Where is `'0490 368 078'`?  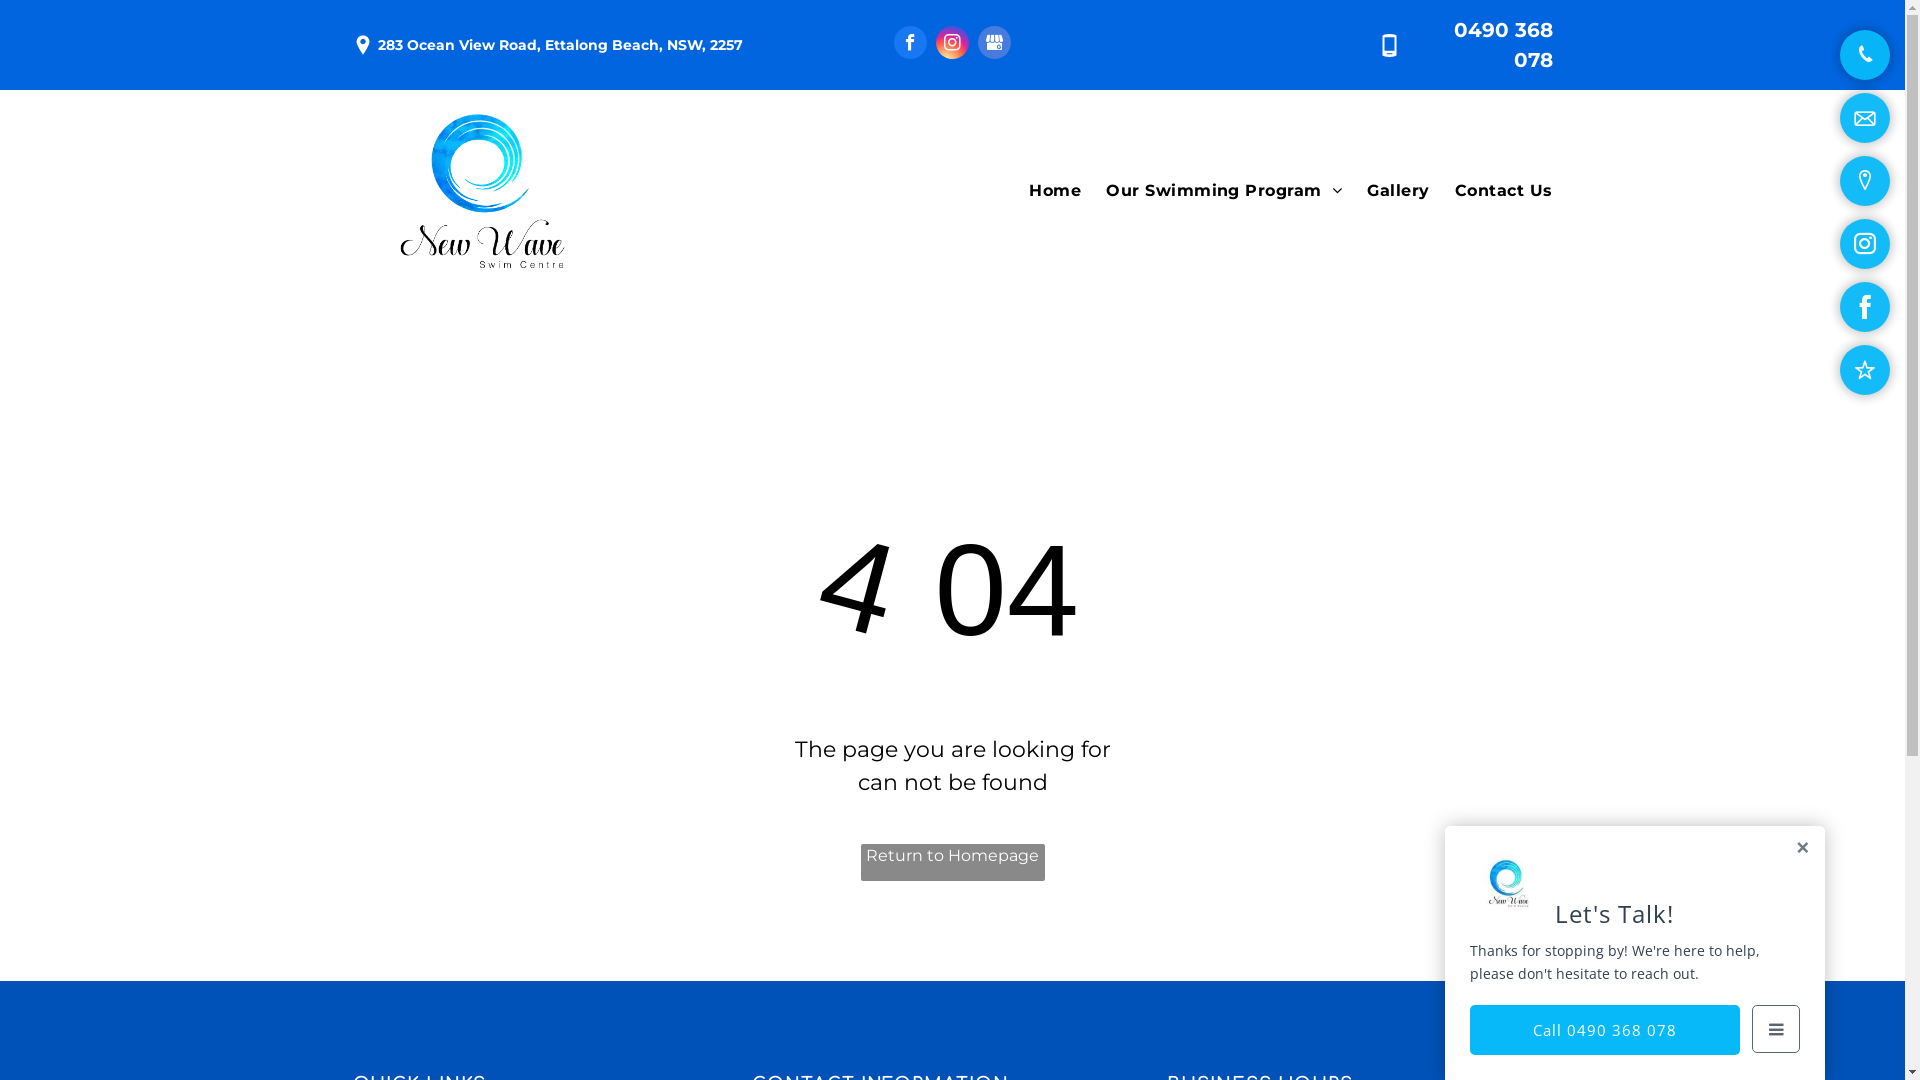
'0490 368 078' is located at coordinates (1503, 45).